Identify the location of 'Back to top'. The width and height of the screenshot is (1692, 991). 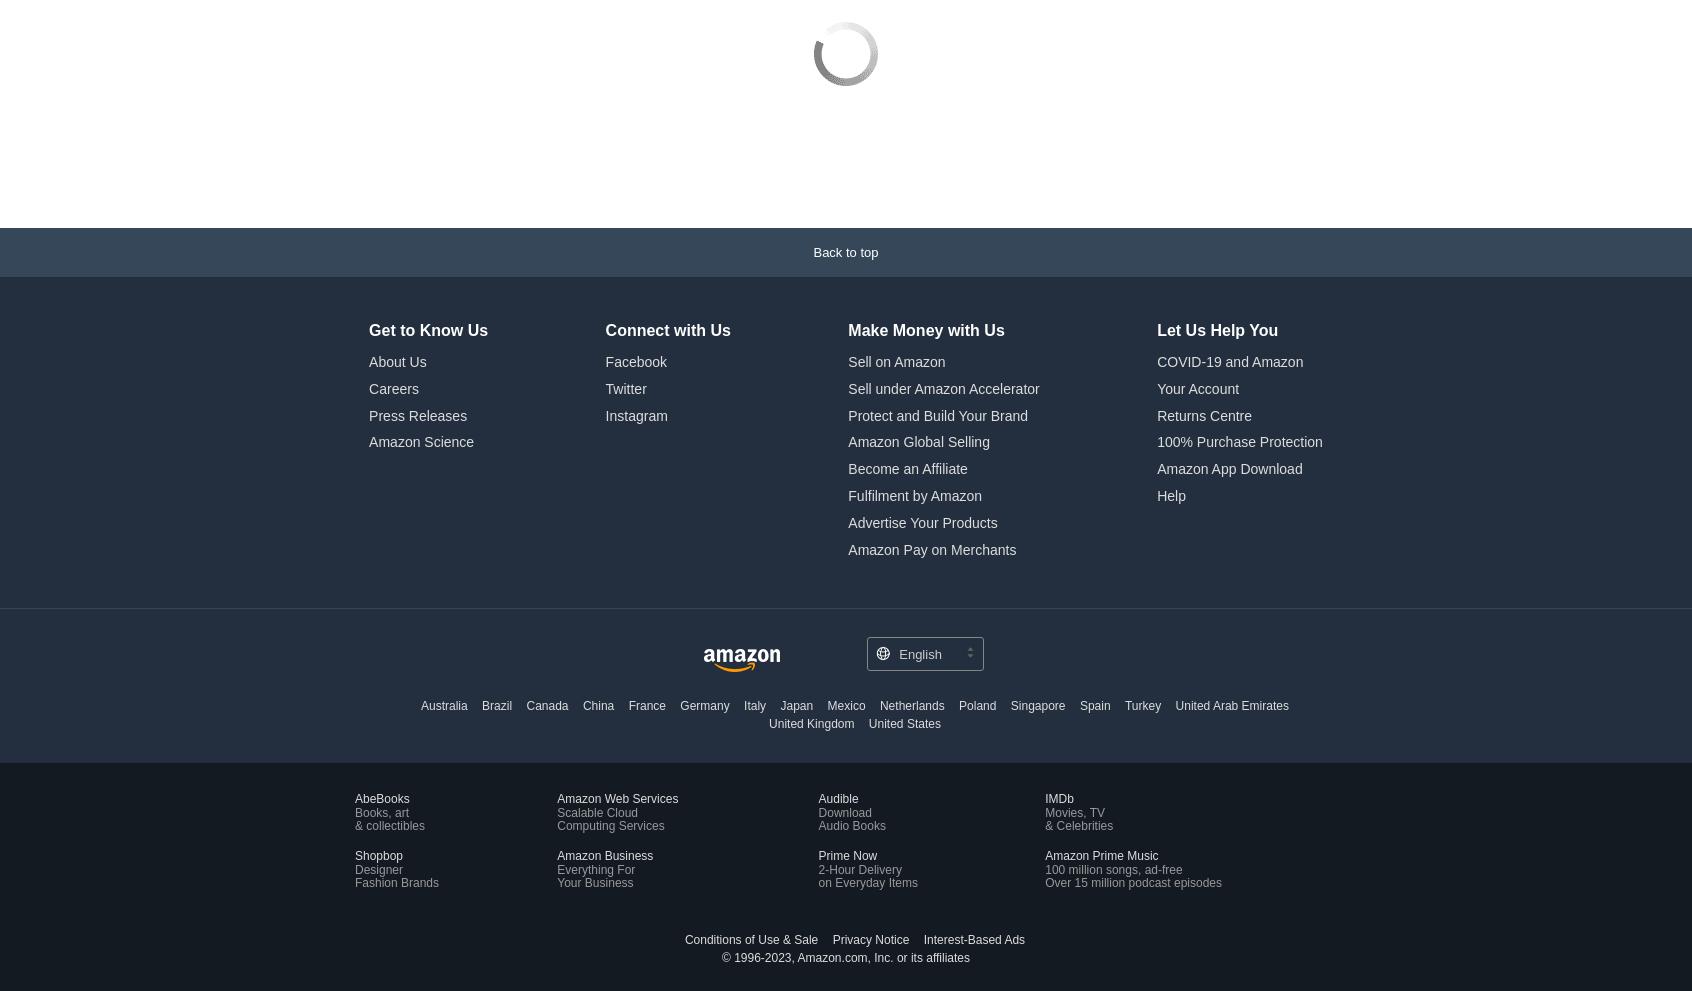
(845, 117).